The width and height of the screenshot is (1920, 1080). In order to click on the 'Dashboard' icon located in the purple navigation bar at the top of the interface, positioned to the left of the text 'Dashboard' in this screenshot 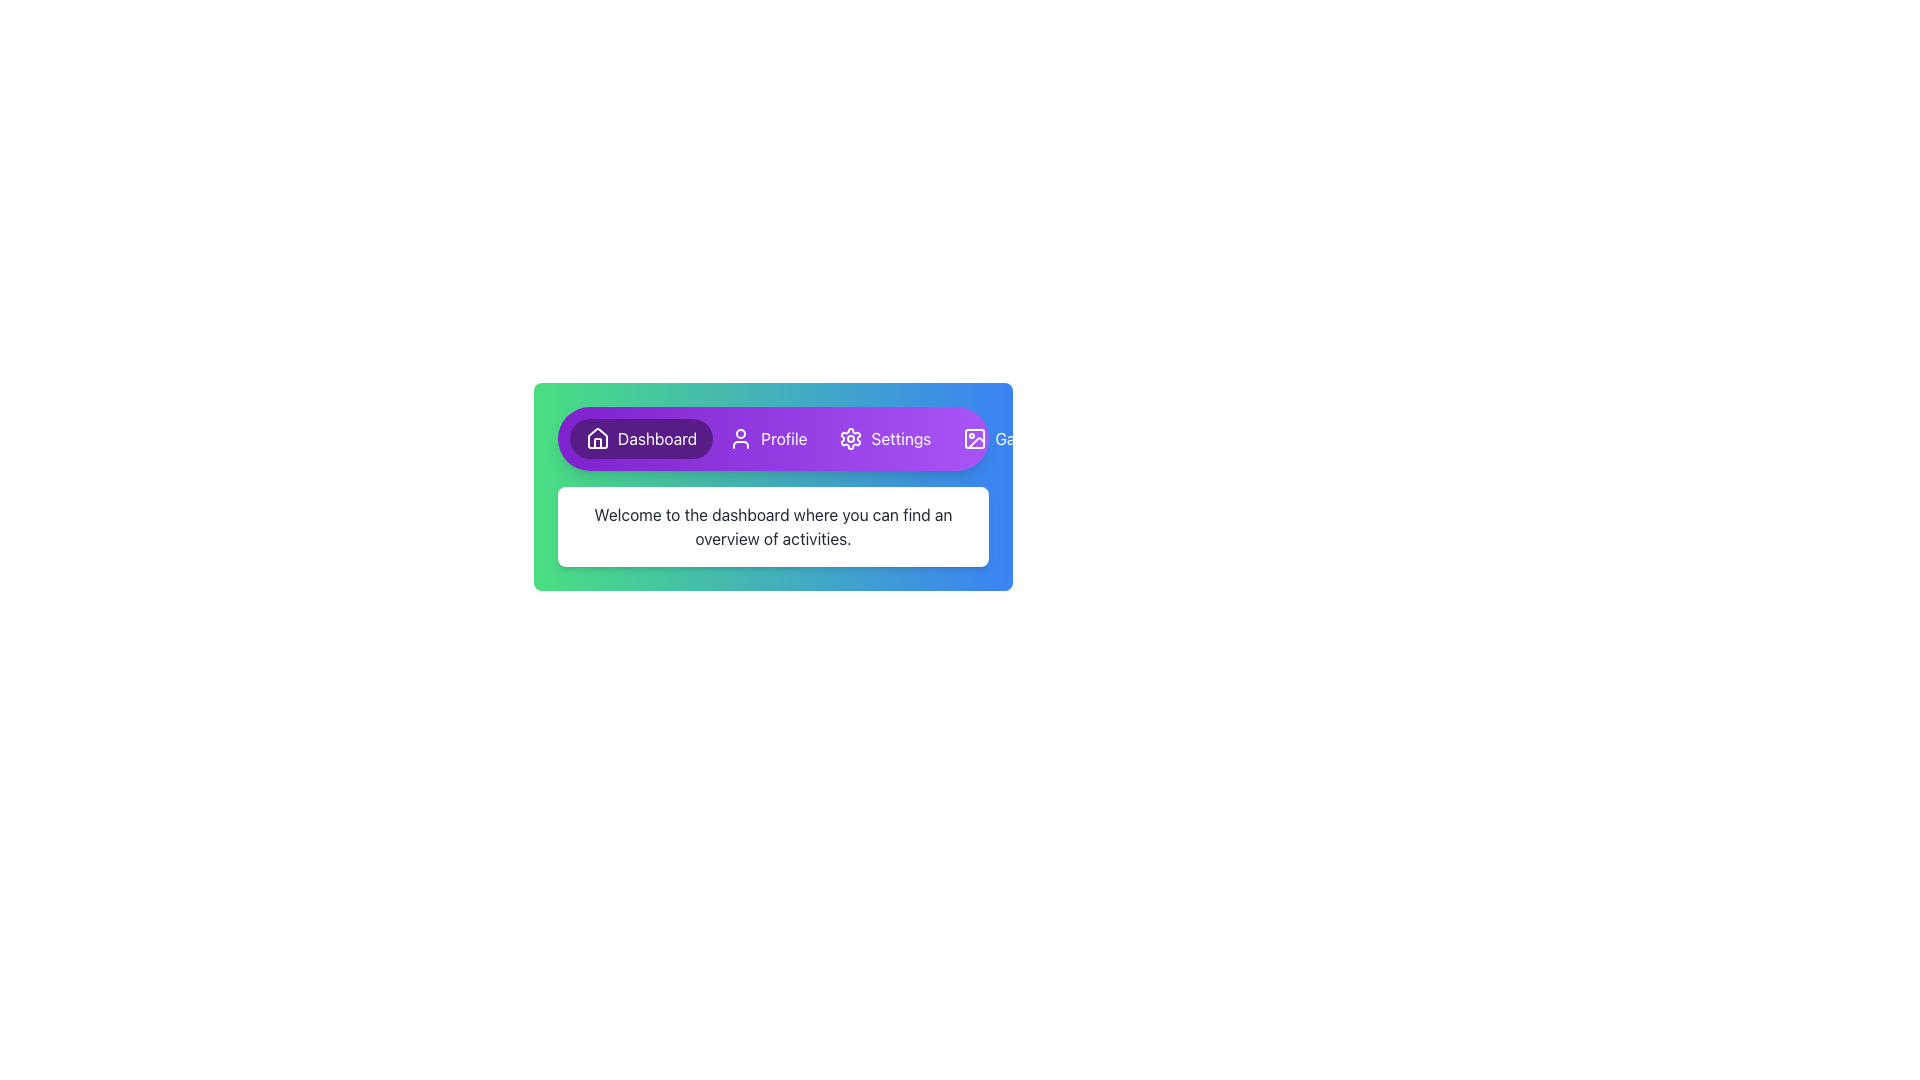, I will do `click(597, 438)`.